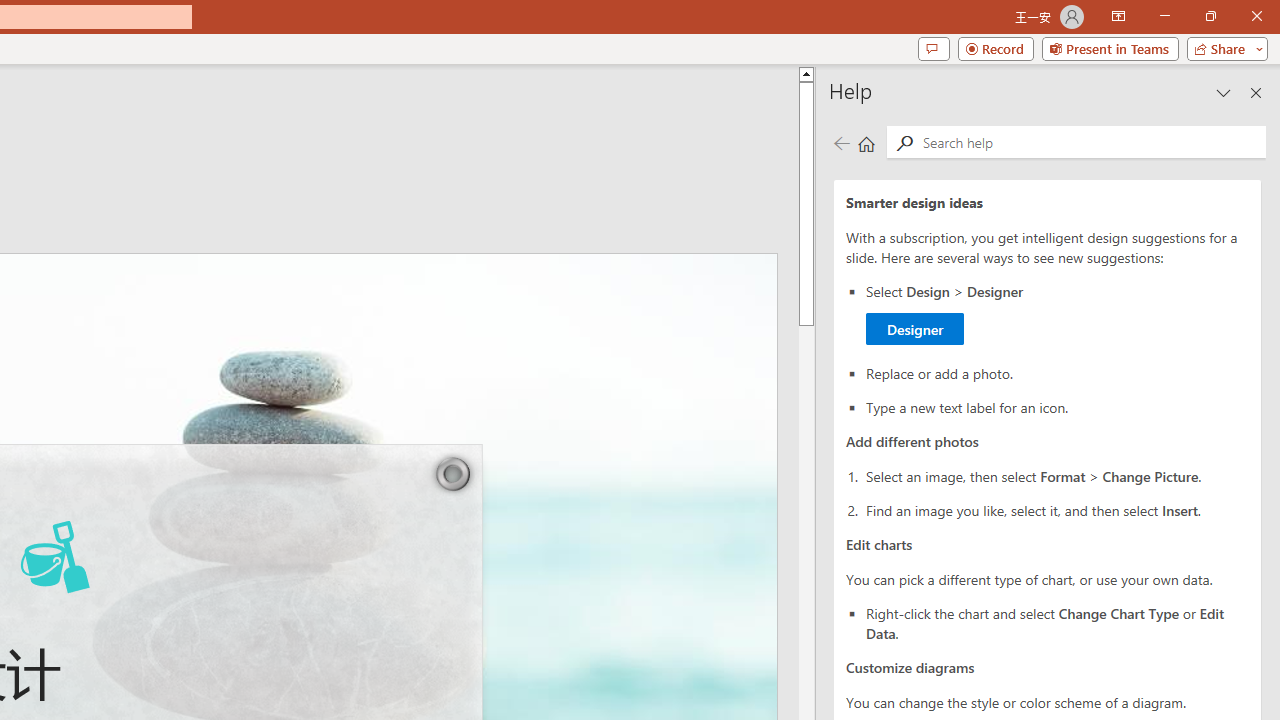  What do you see at coordinates (1209, 16) in the screenshot?
I see `'Restore Down'` at bounding box center [1209, 16].